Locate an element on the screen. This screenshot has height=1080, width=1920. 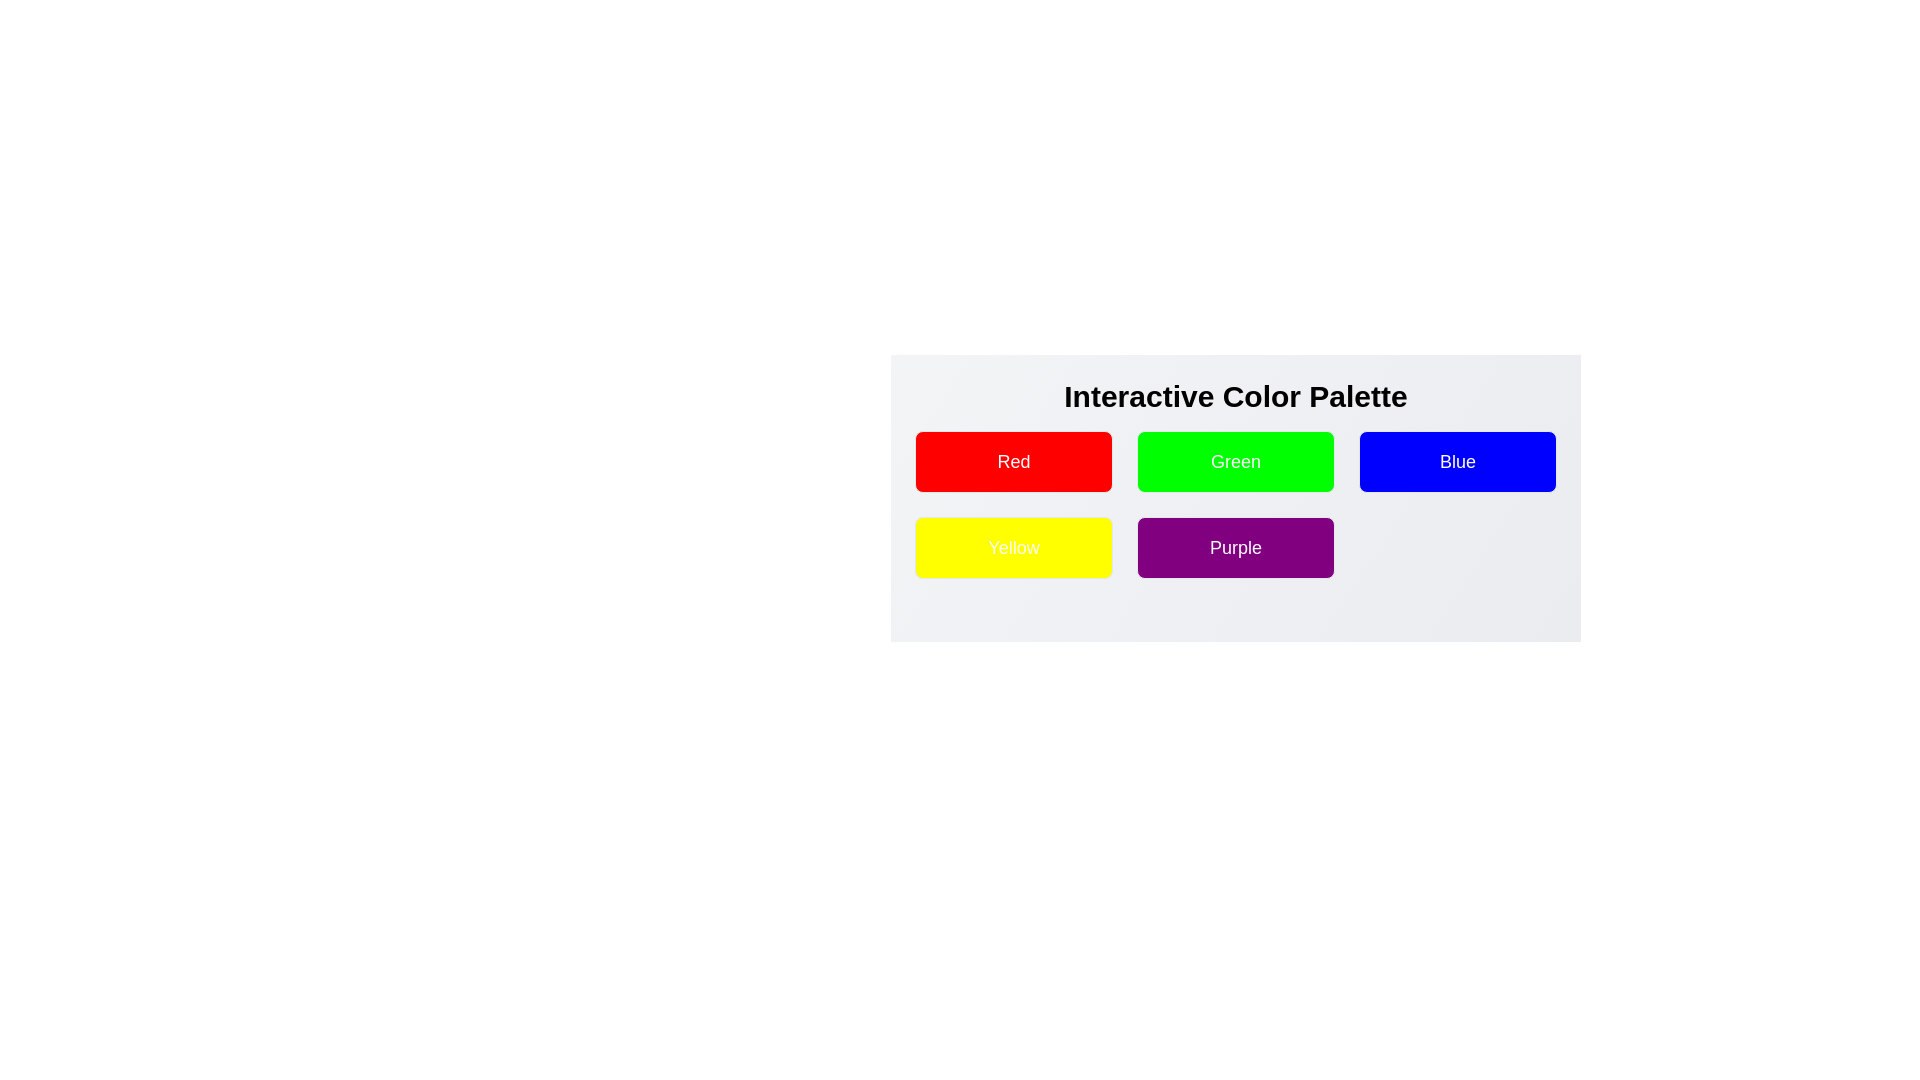
the green button labeled 'Green' which is centered in a grid layout, positioned between a red button and a blue button is located at coordinates (1235, 462).